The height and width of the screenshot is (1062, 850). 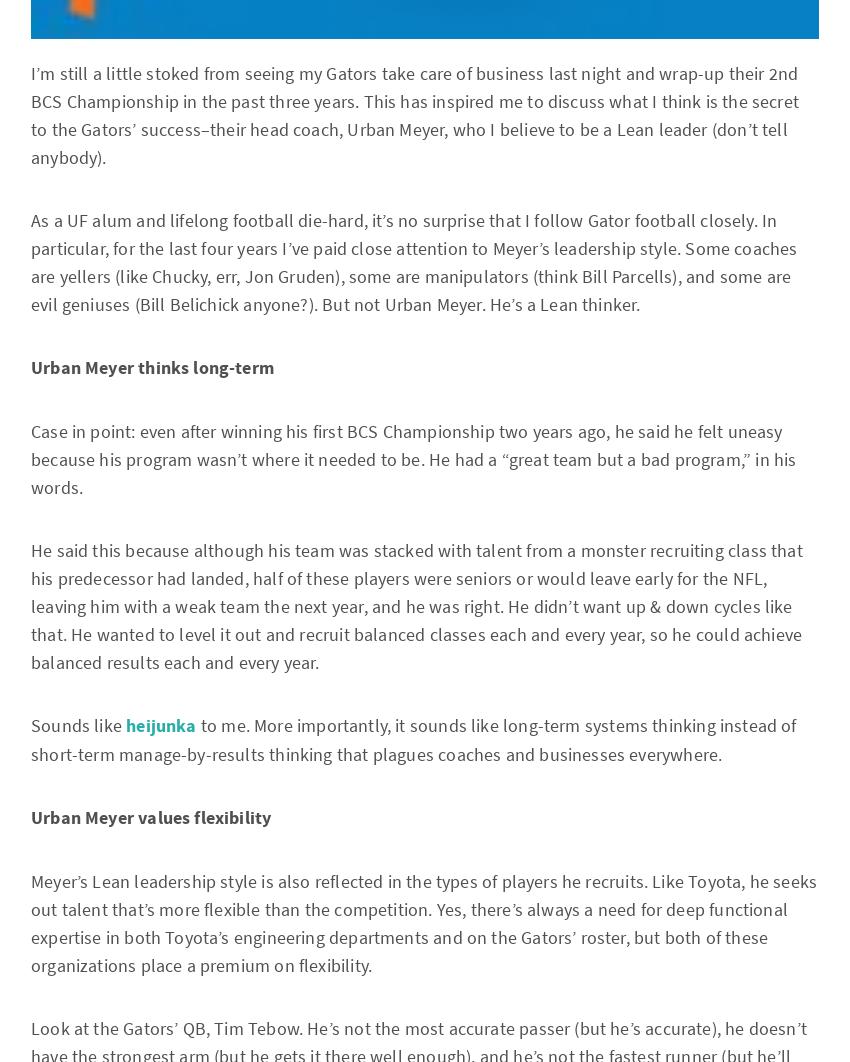 I want to click on 'to me. More importantly, it sounds like long-term systems thinking instead of short-term manage-by-results thinking that plagues coaches and businesses everywhere.', so click(x=413, y=740).